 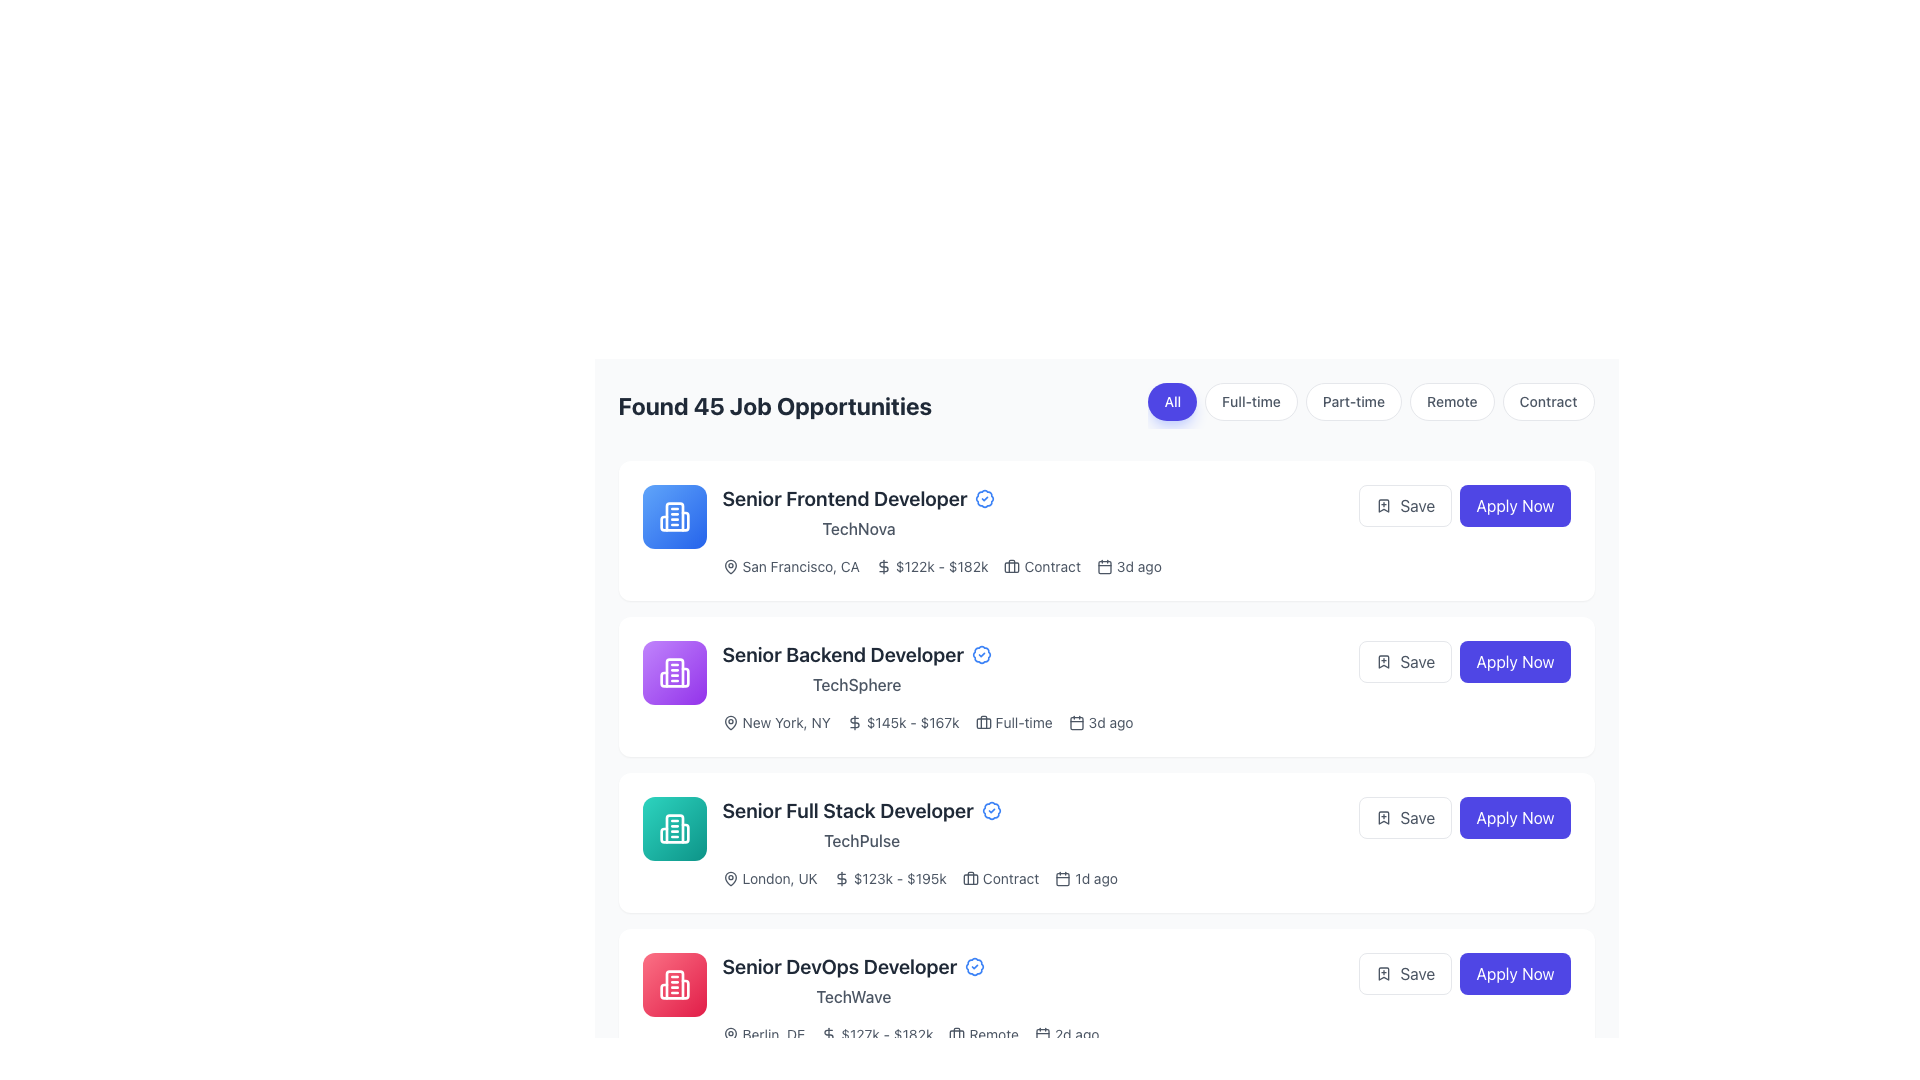 I want to click on the 'Contract' filter button, the last button in the horizontal list of job role filters located at the top-right corner of the job listing interface, so click(x=1547, y=401).